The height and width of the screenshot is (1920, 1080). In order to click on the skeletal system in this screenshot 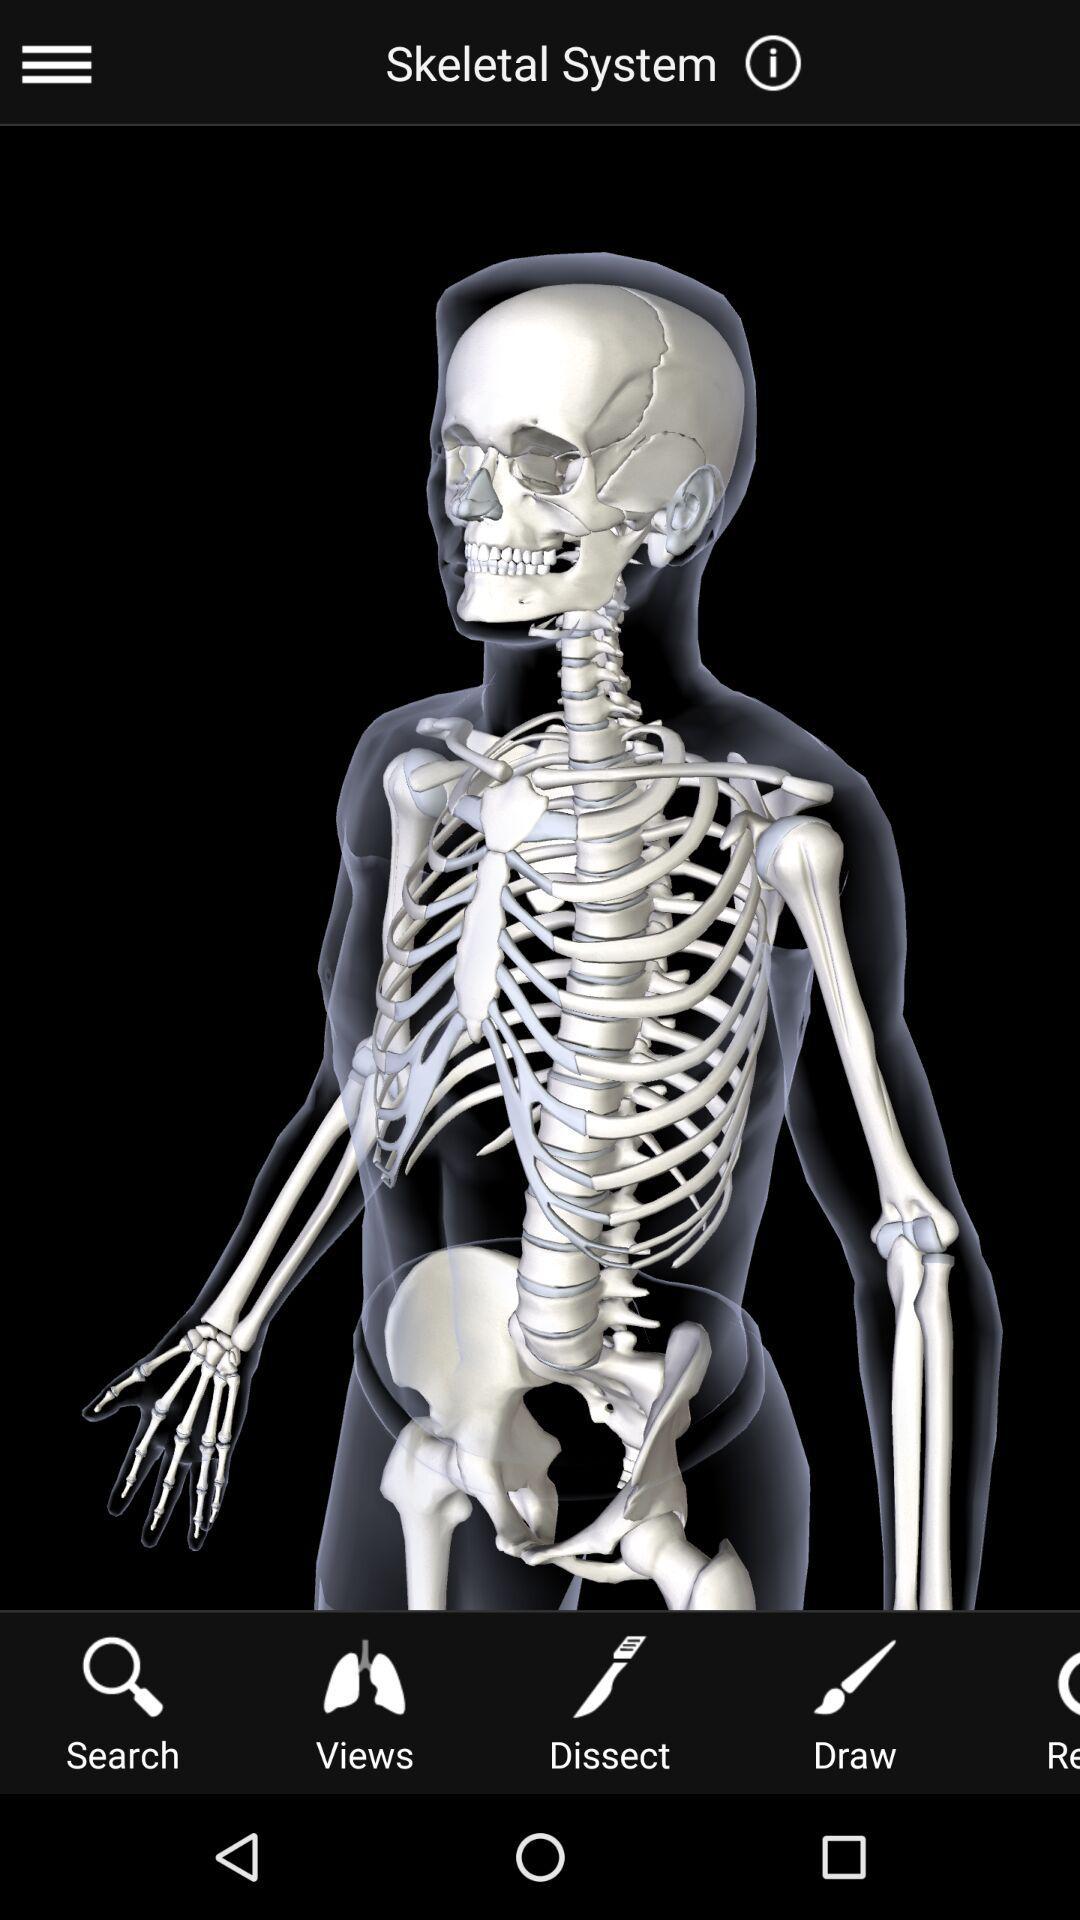, I will do `click(599, 62)`.